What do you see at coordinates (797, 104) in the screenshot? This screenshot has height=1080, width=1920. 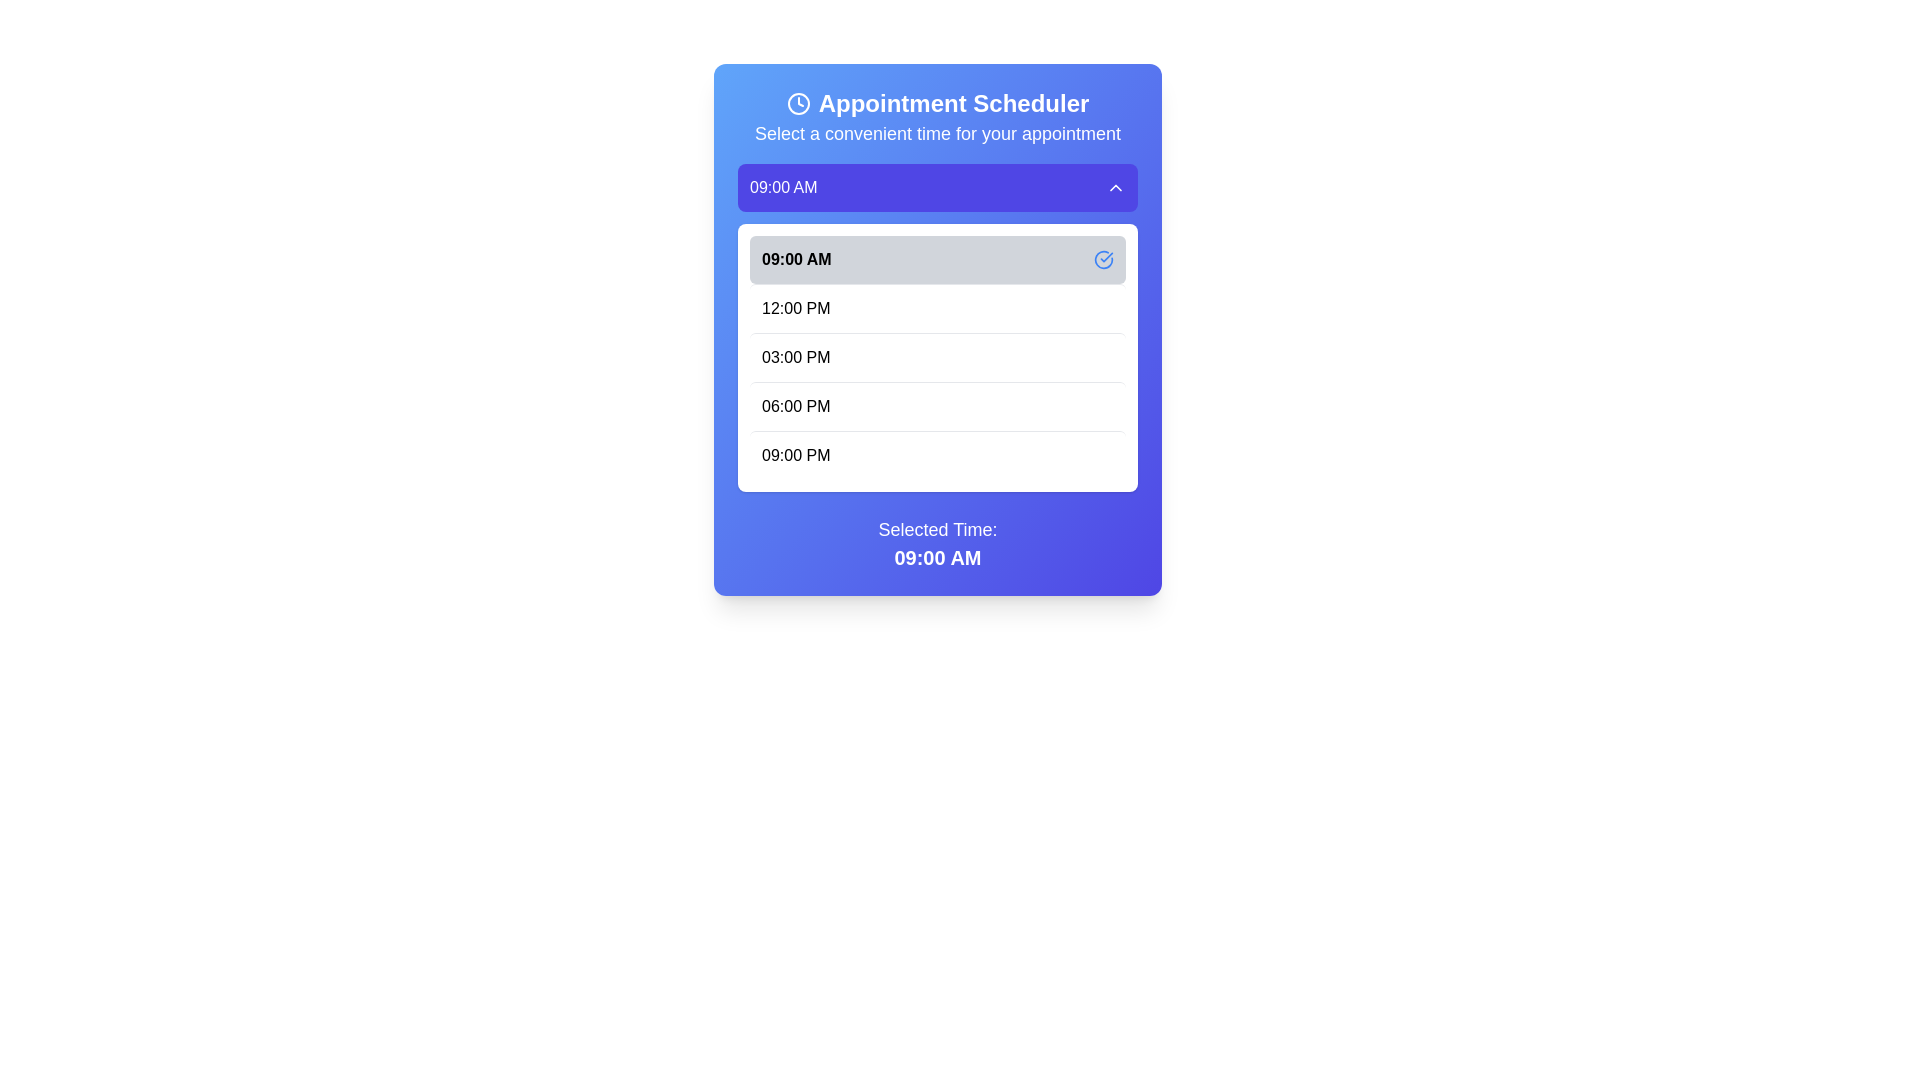 I see `the clock icon located in the header section of the 'Appointment Scheduler' interface, positioned to the left of the title` at bounding box center [797, 104].